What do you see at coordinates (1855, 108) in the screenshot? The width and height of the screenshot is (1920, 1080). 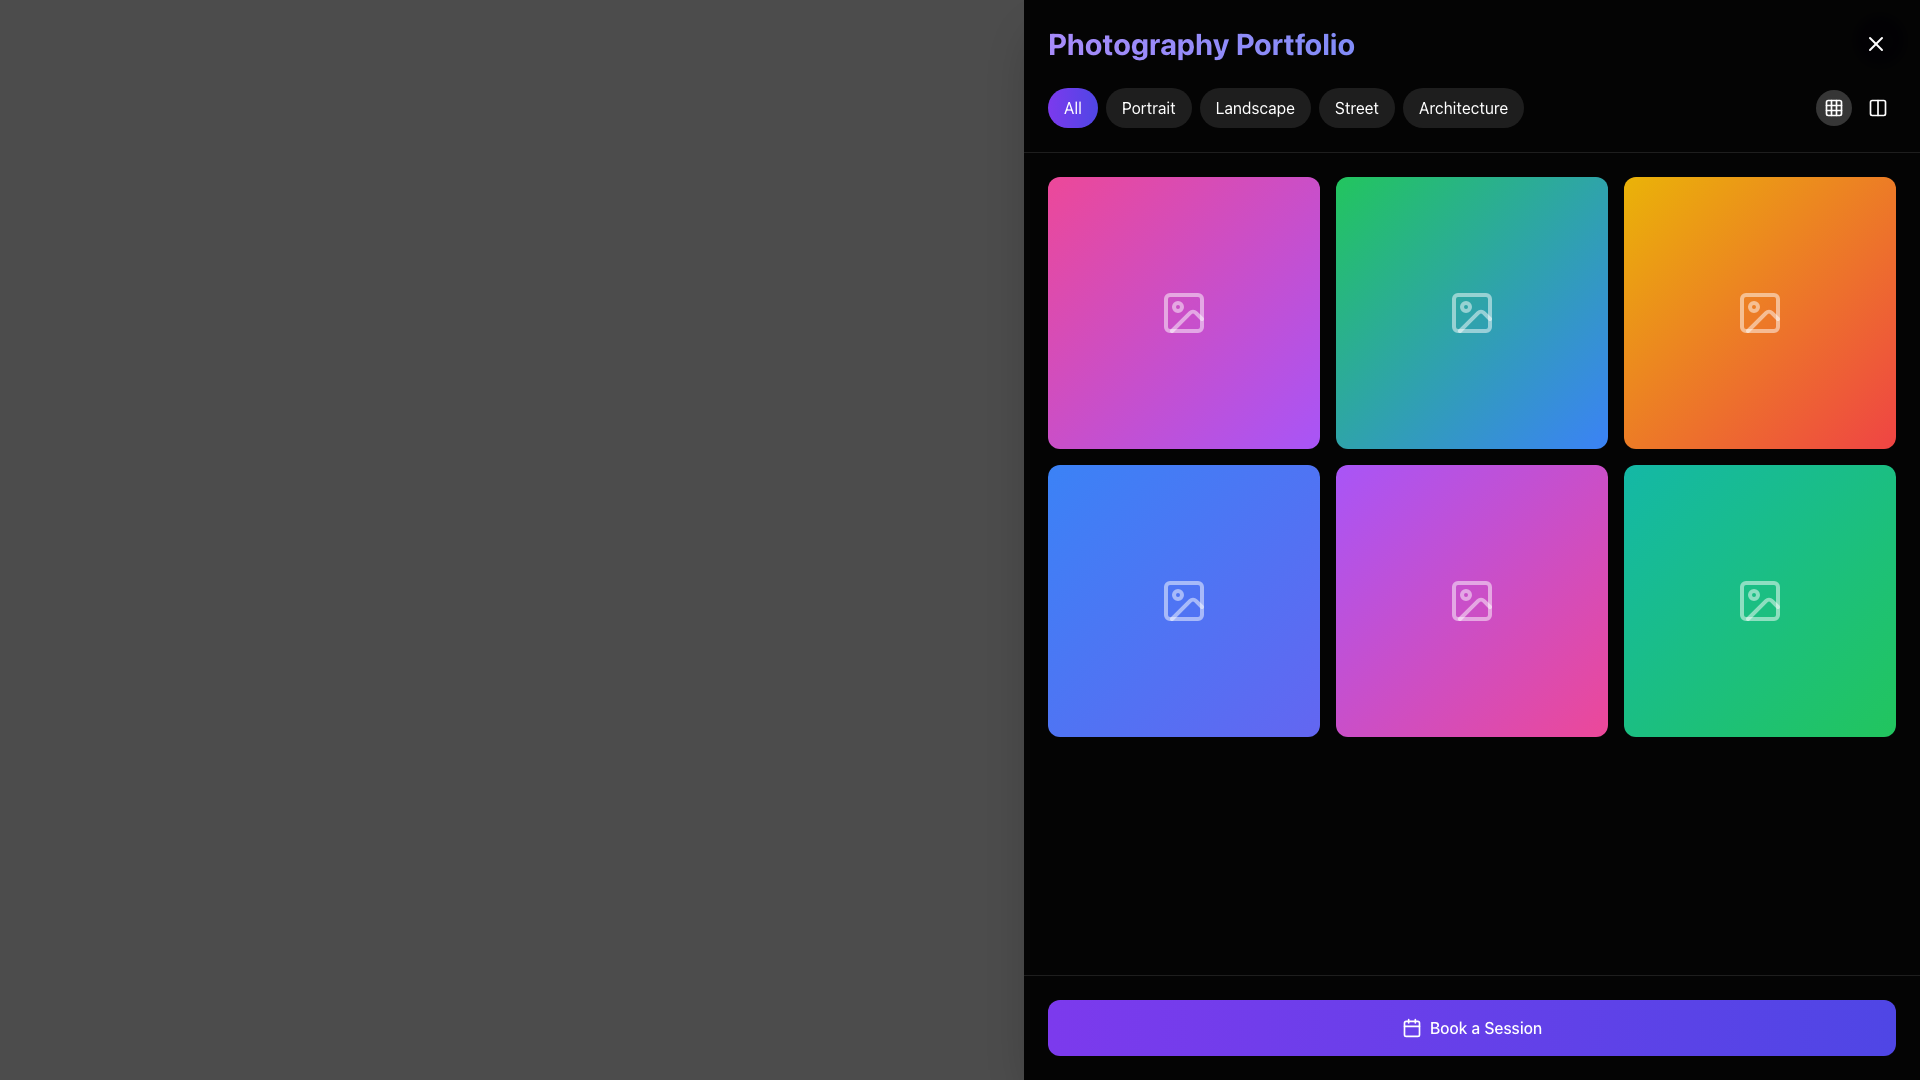 I see `the panel icon in the top-right corner of the interface to switch to split view layout` at bounding box center [1855, 108].